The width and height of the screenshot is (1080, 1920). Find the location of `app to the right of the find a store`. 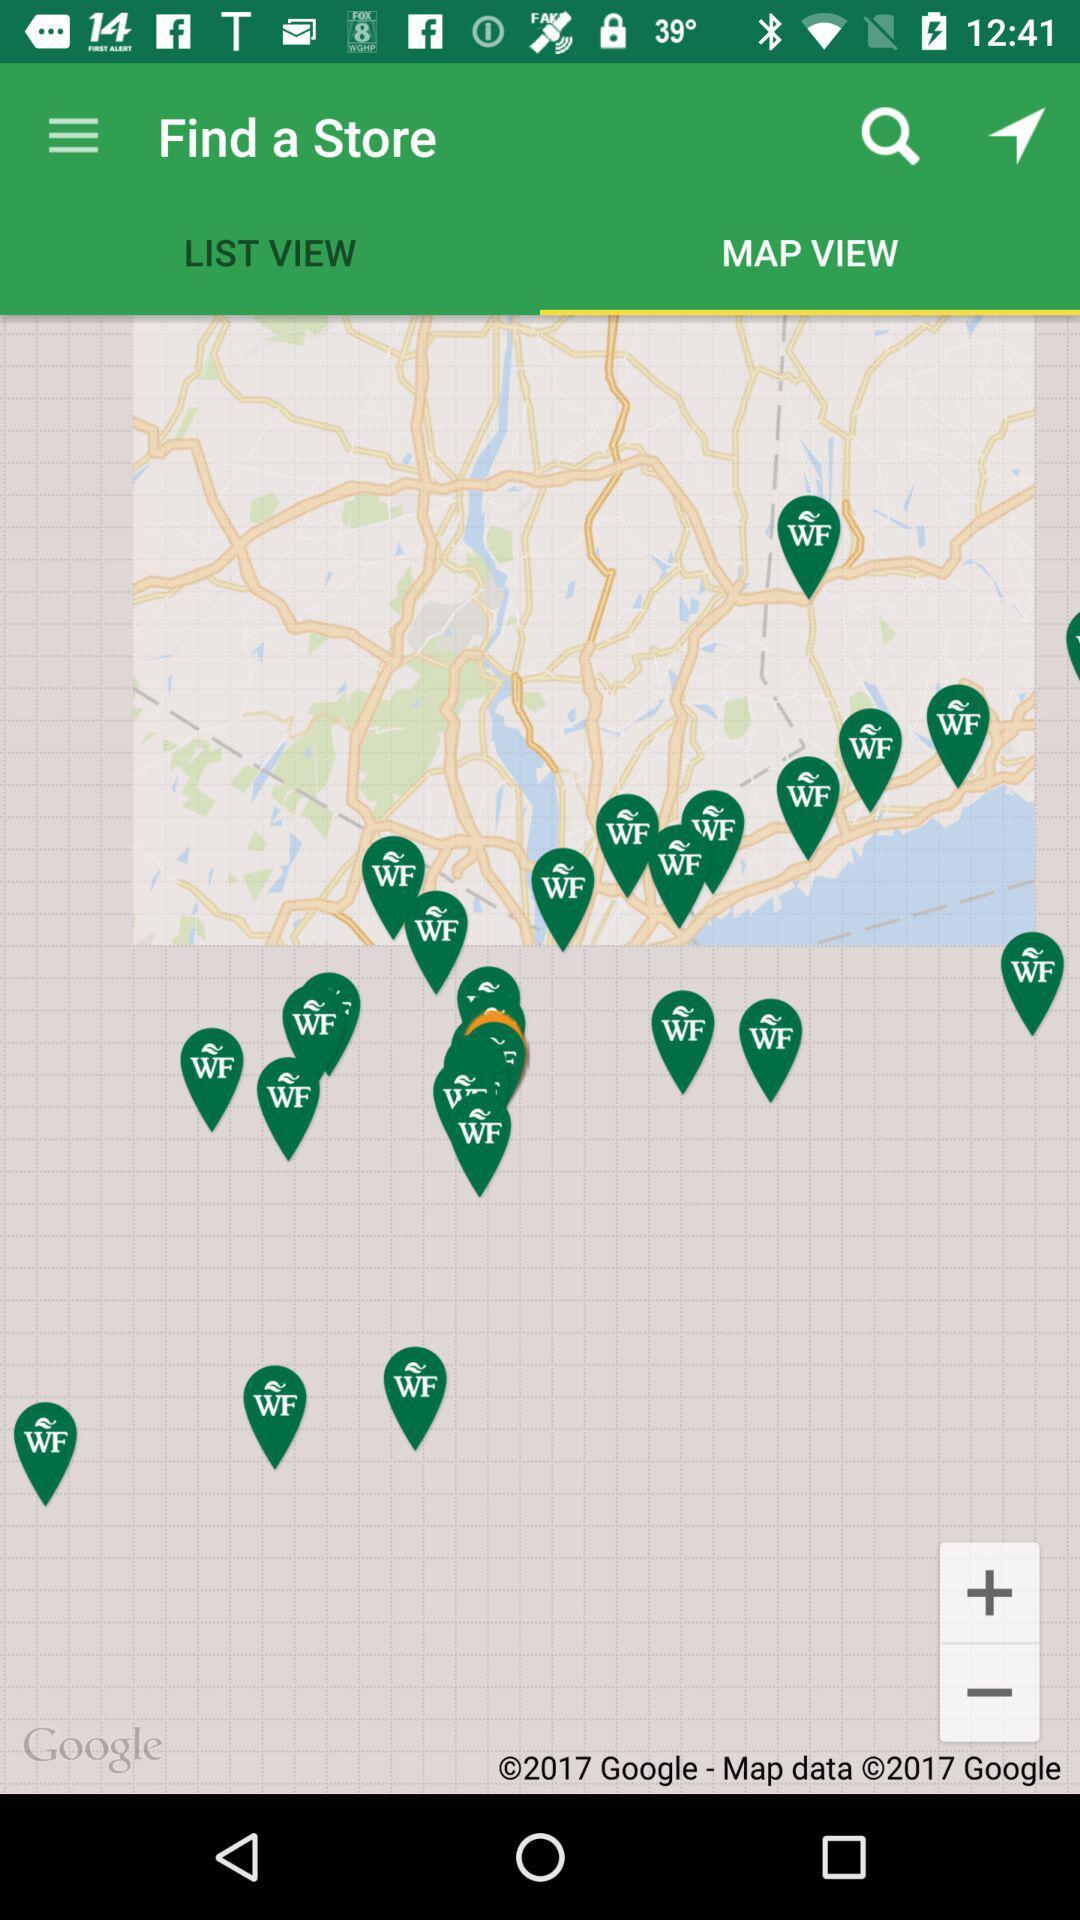

app to the right of the find a store is located at coordinates (890, 135).